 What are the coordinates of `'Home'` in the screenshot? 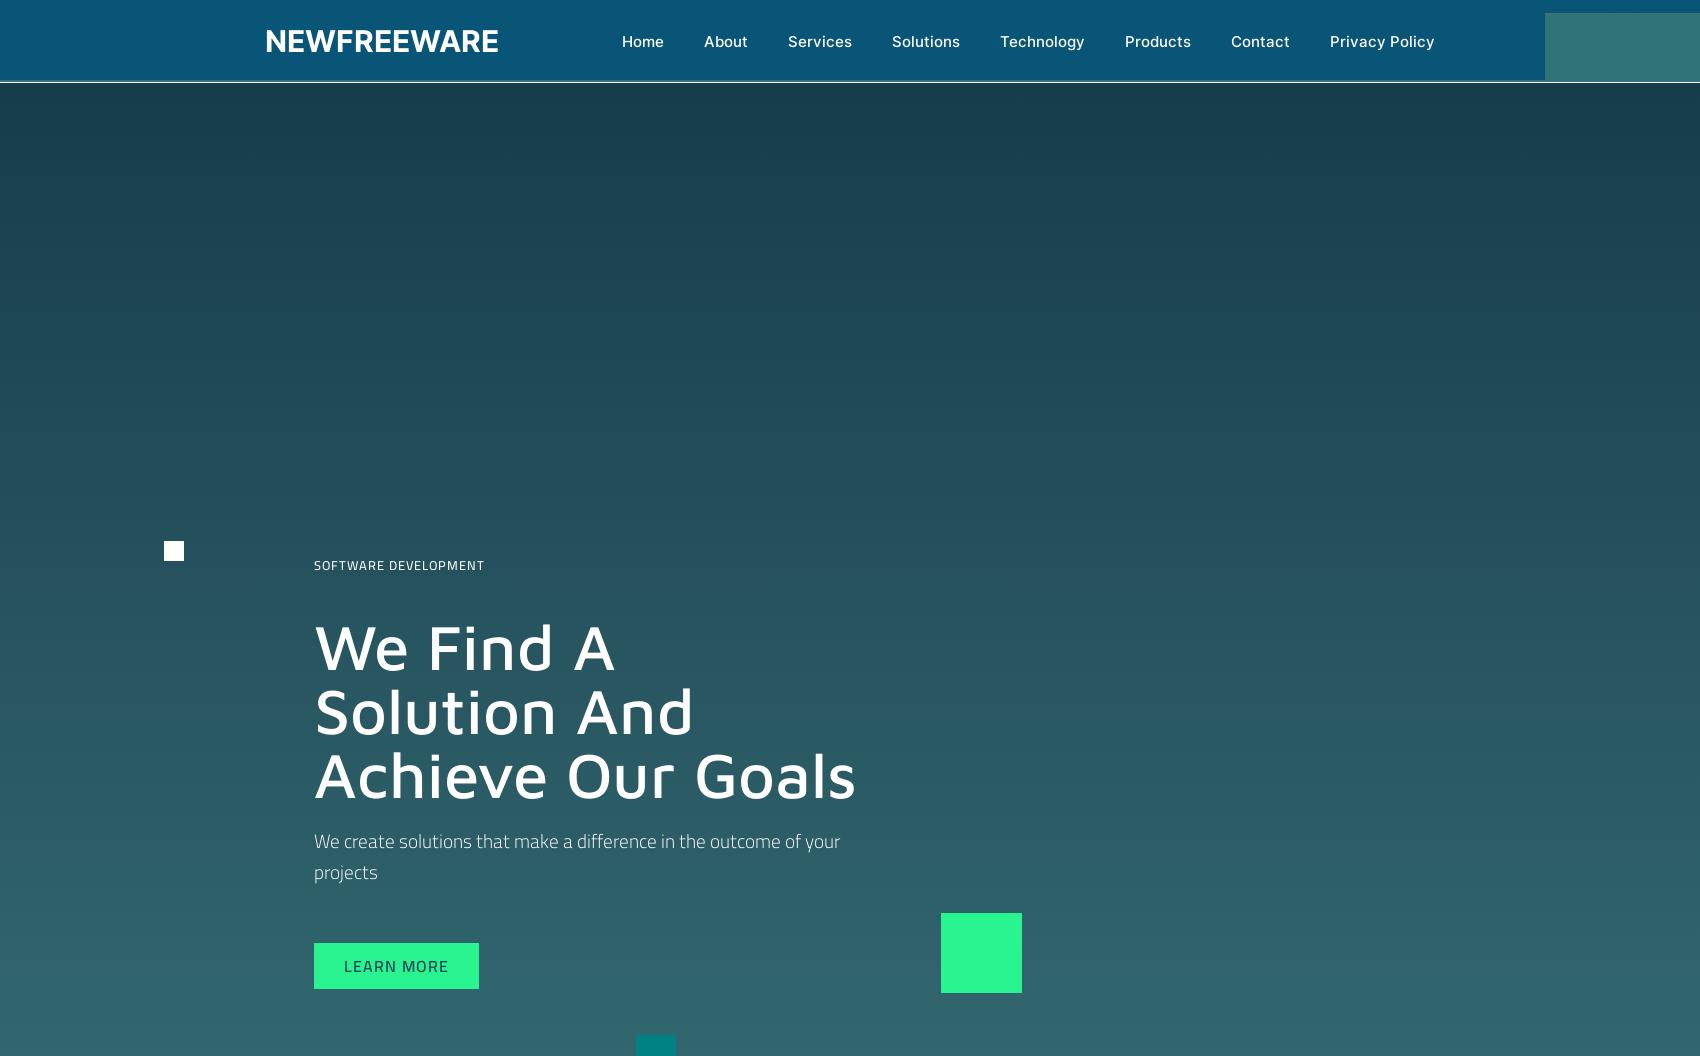 It's located at (642, 41).